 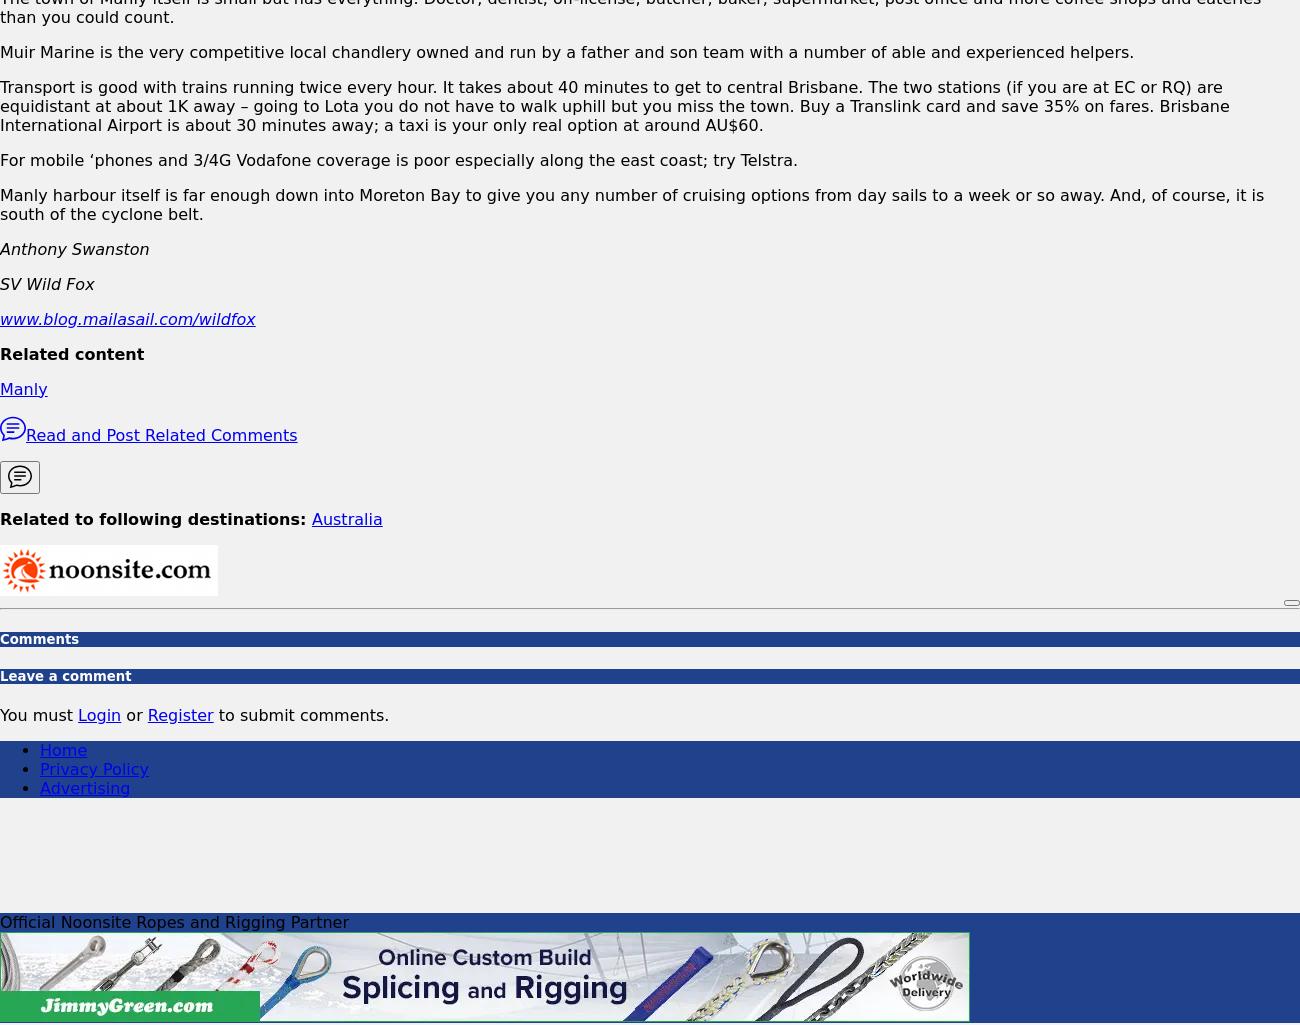 I want to click on 'Related content', so click(x=0, y=352).